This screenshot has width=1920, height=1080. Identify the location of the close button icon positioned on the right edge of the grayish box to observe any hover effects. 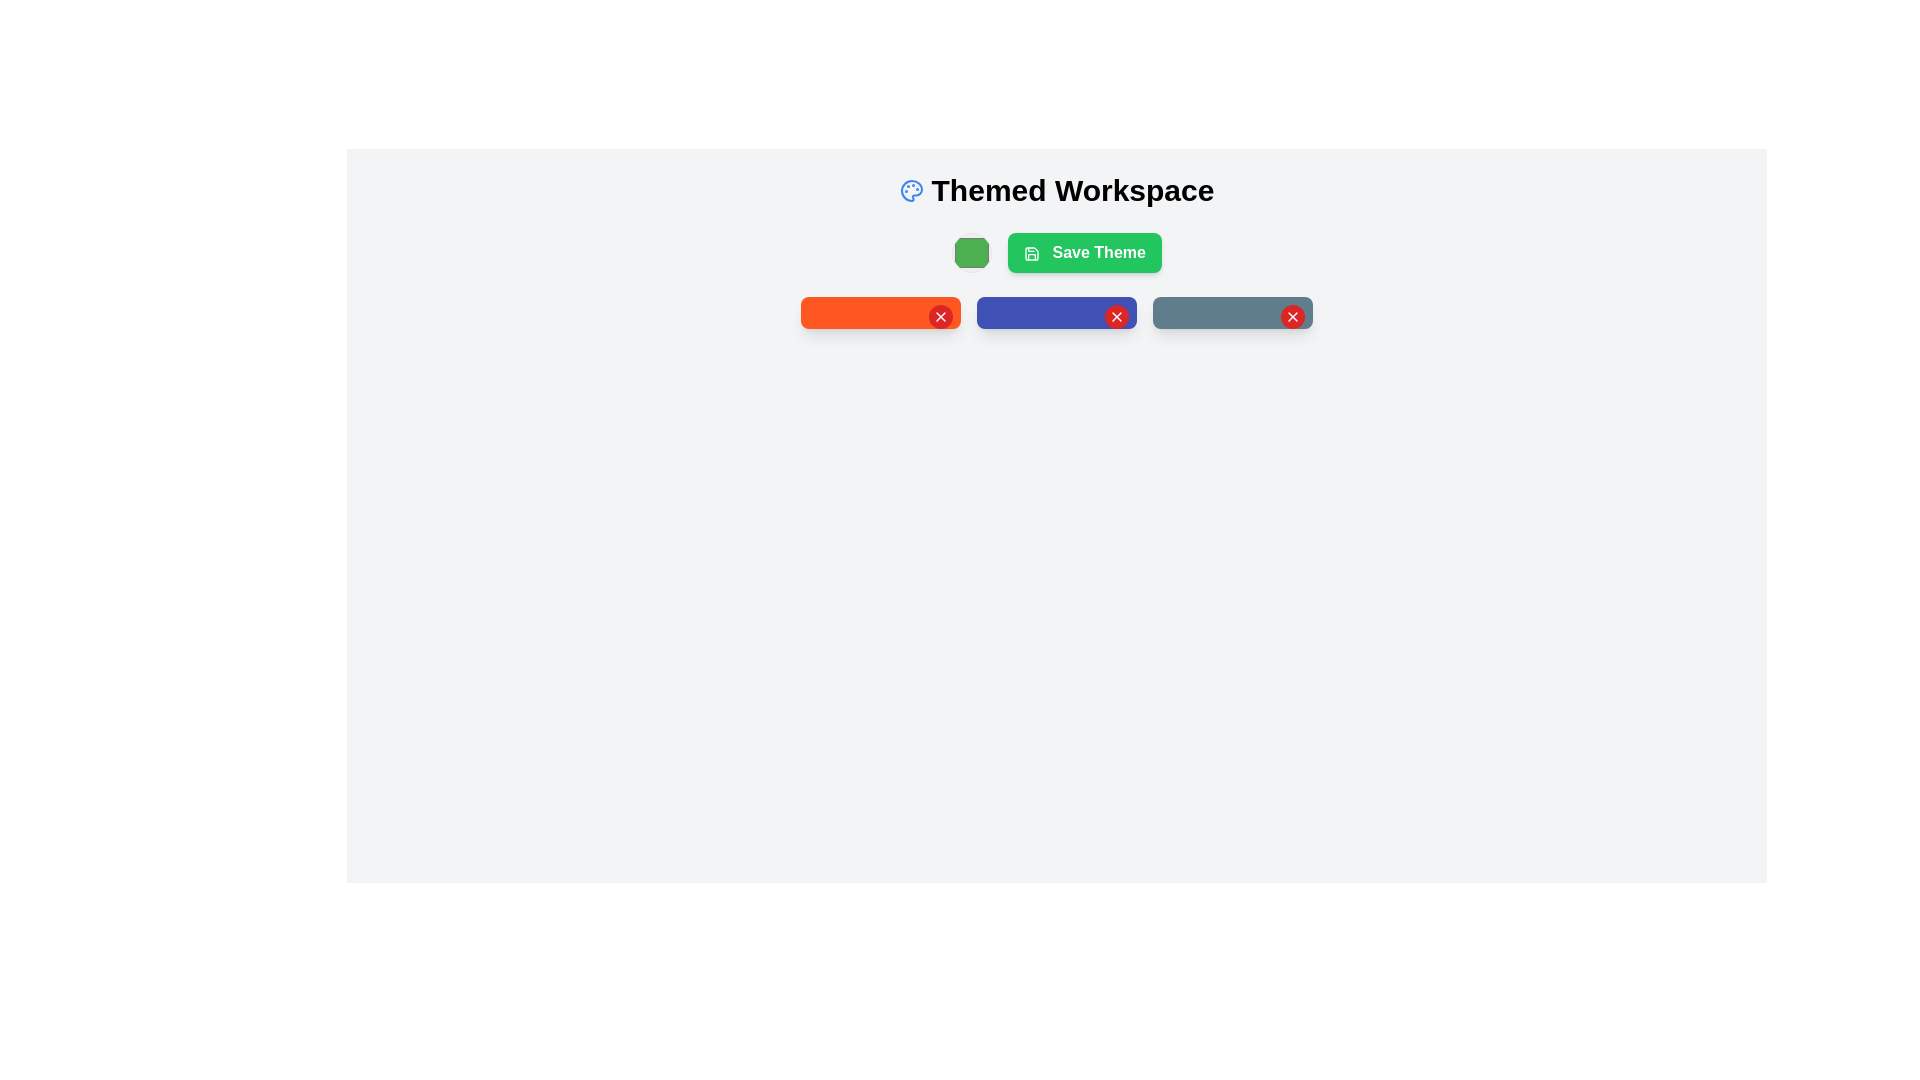
(1292, 315).